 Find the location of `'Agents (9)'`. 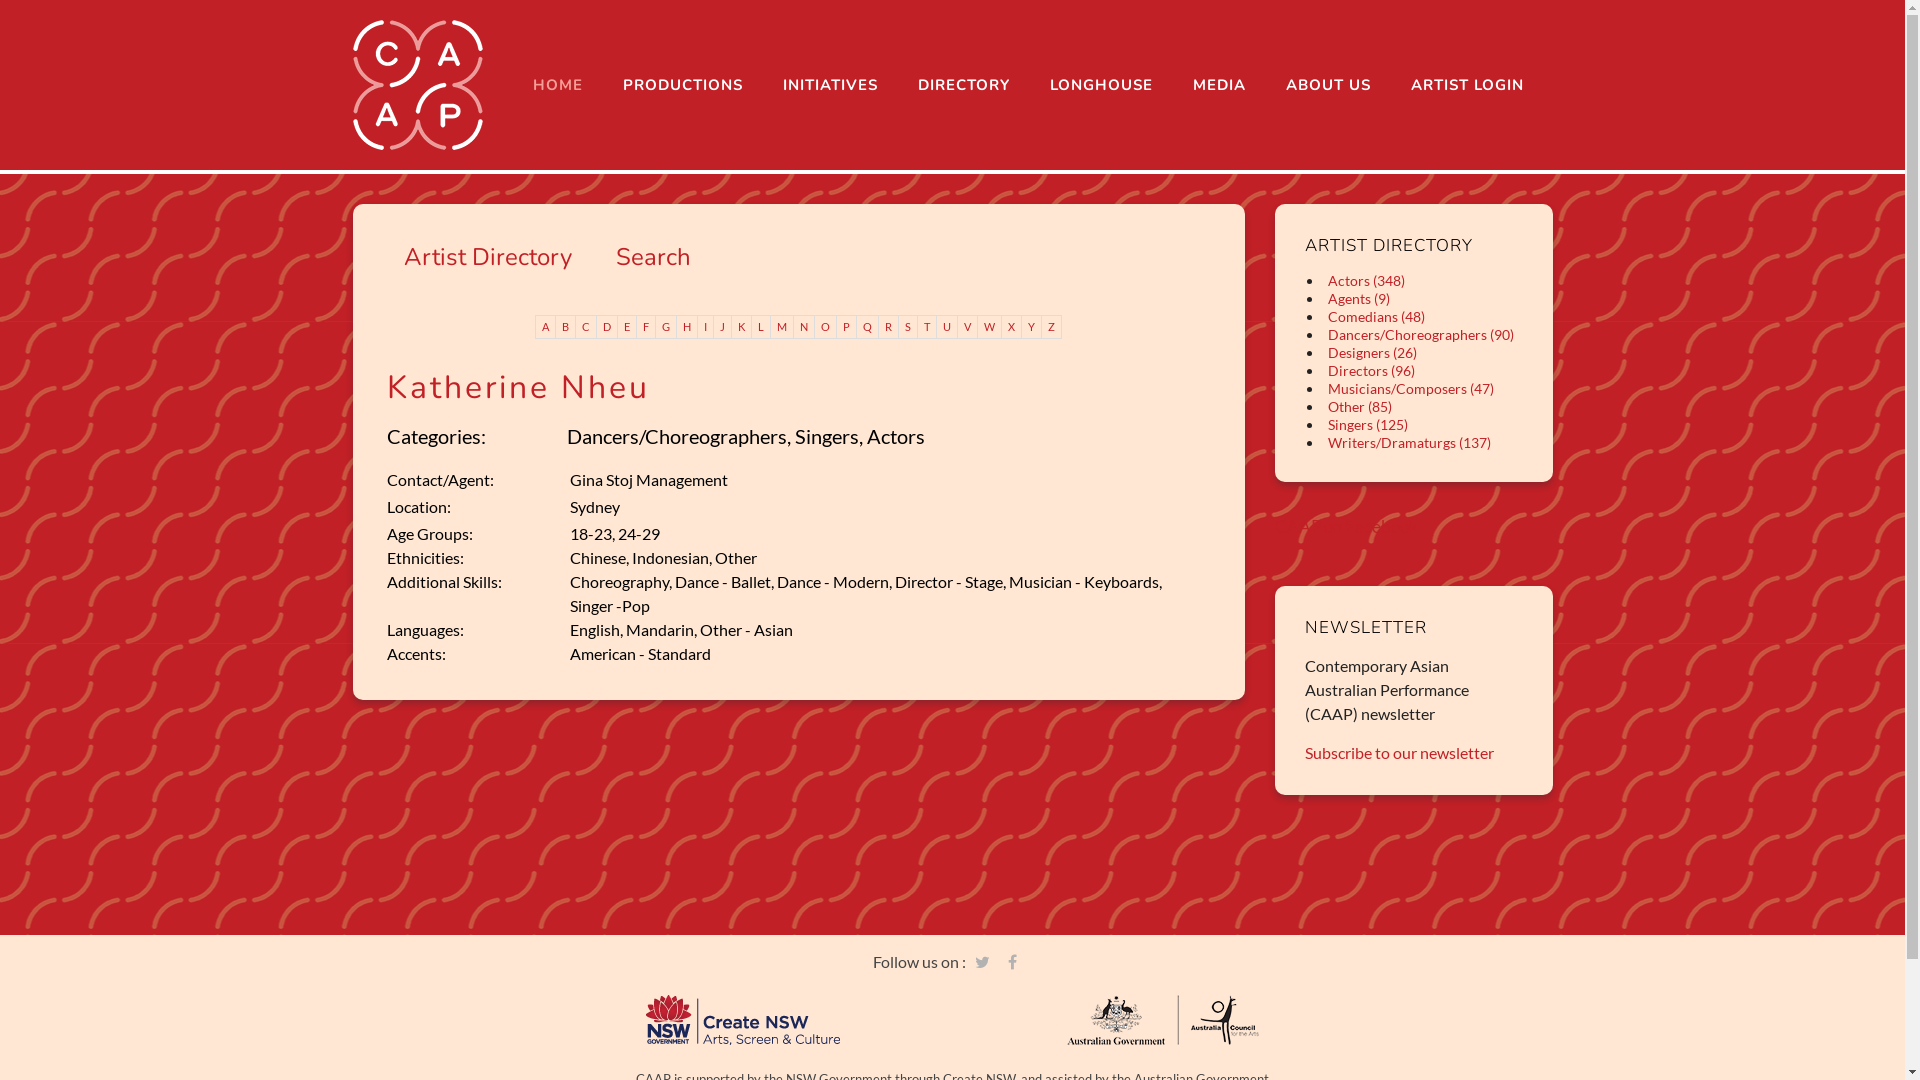

'Agents (9)' is located at coordinates (1358, 298).